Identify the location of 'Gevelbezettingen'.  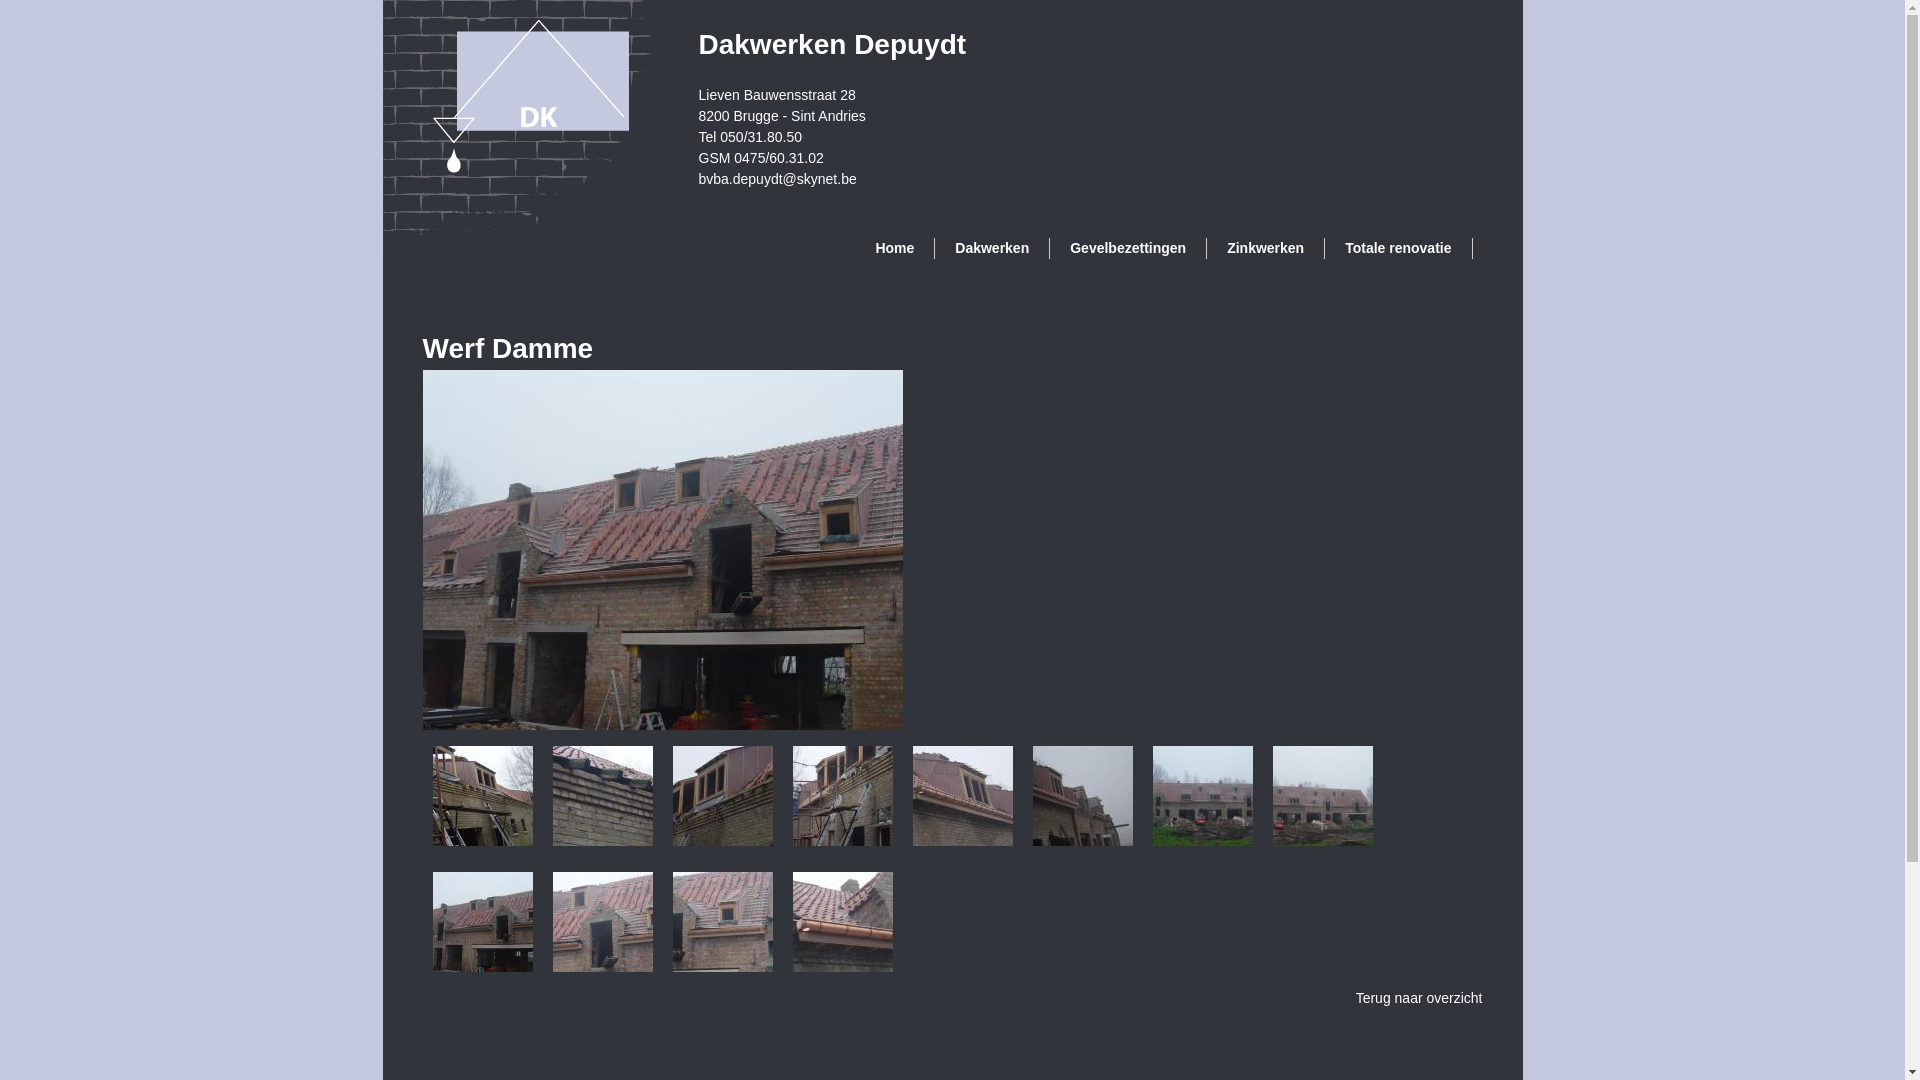
(1128, 247).